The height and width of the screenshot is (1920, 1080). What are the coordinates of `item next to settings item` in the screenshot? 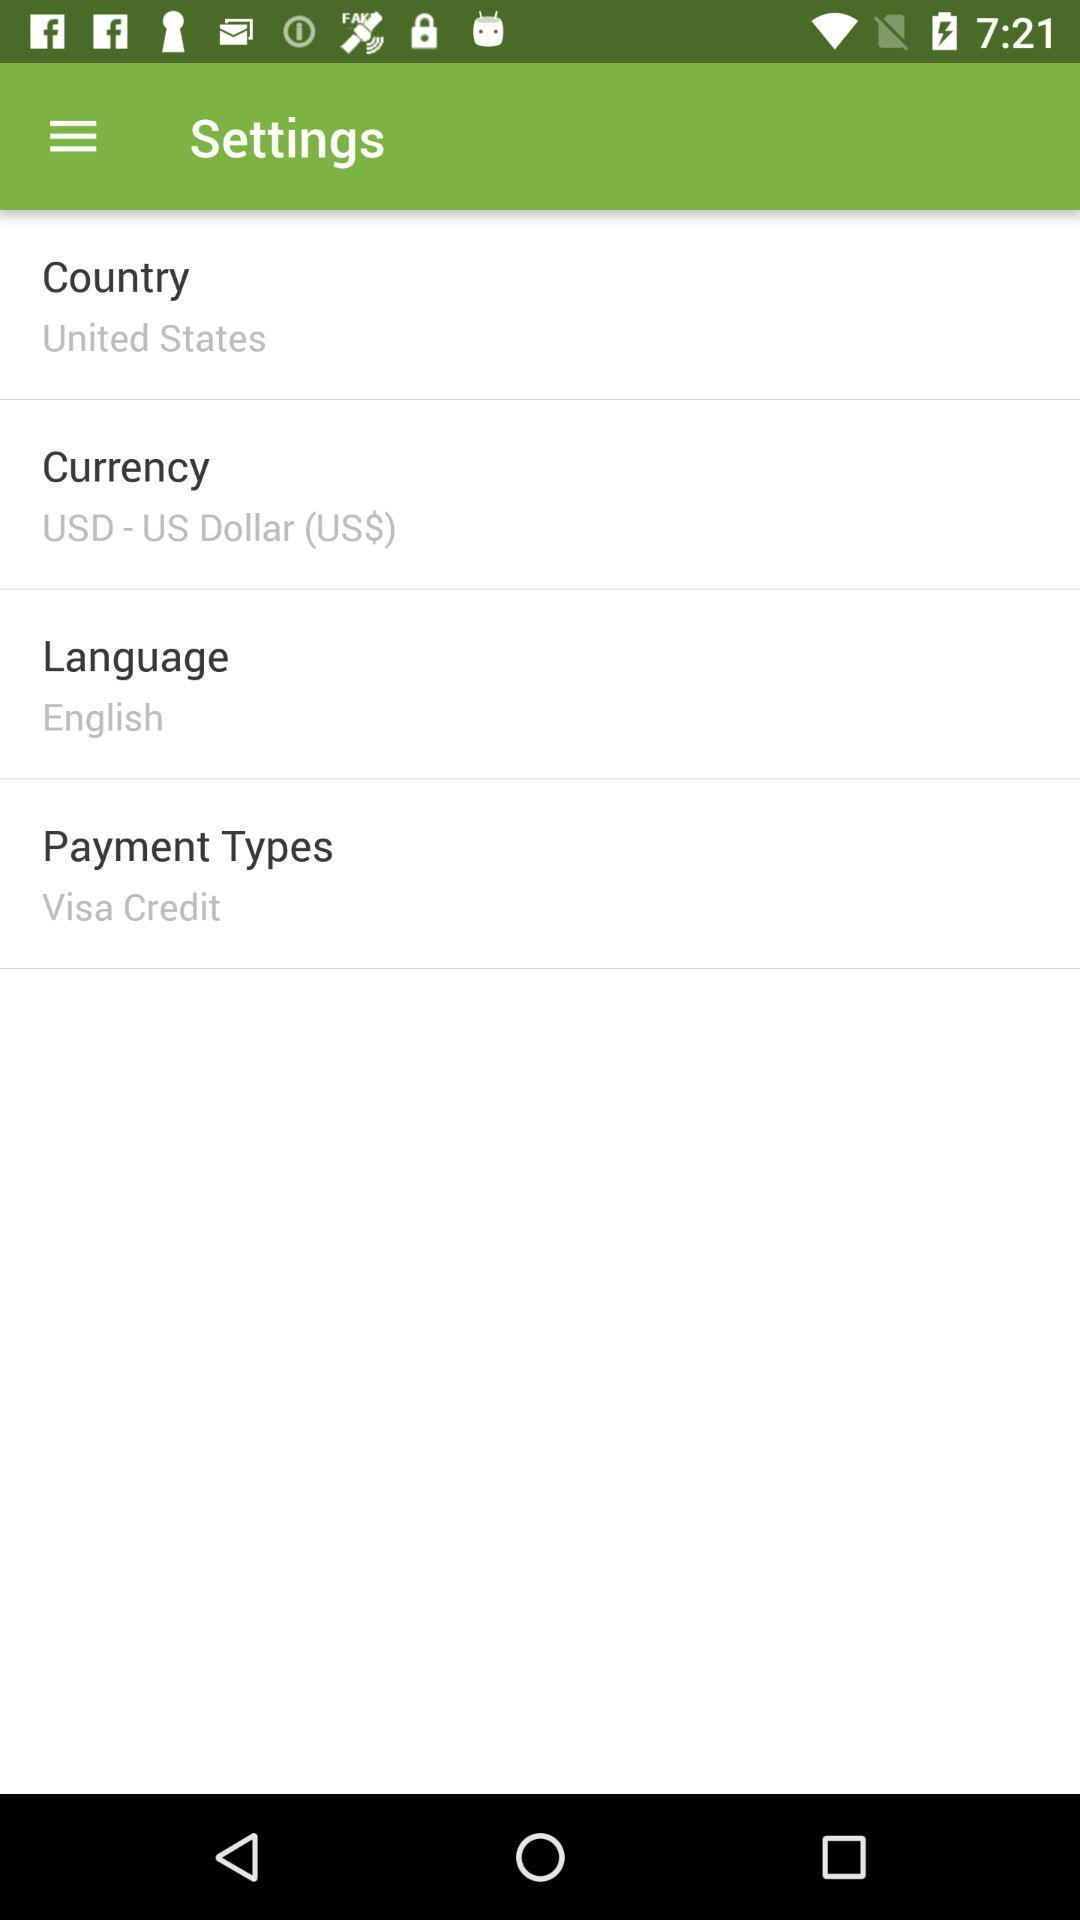 It's located at (72, 135).